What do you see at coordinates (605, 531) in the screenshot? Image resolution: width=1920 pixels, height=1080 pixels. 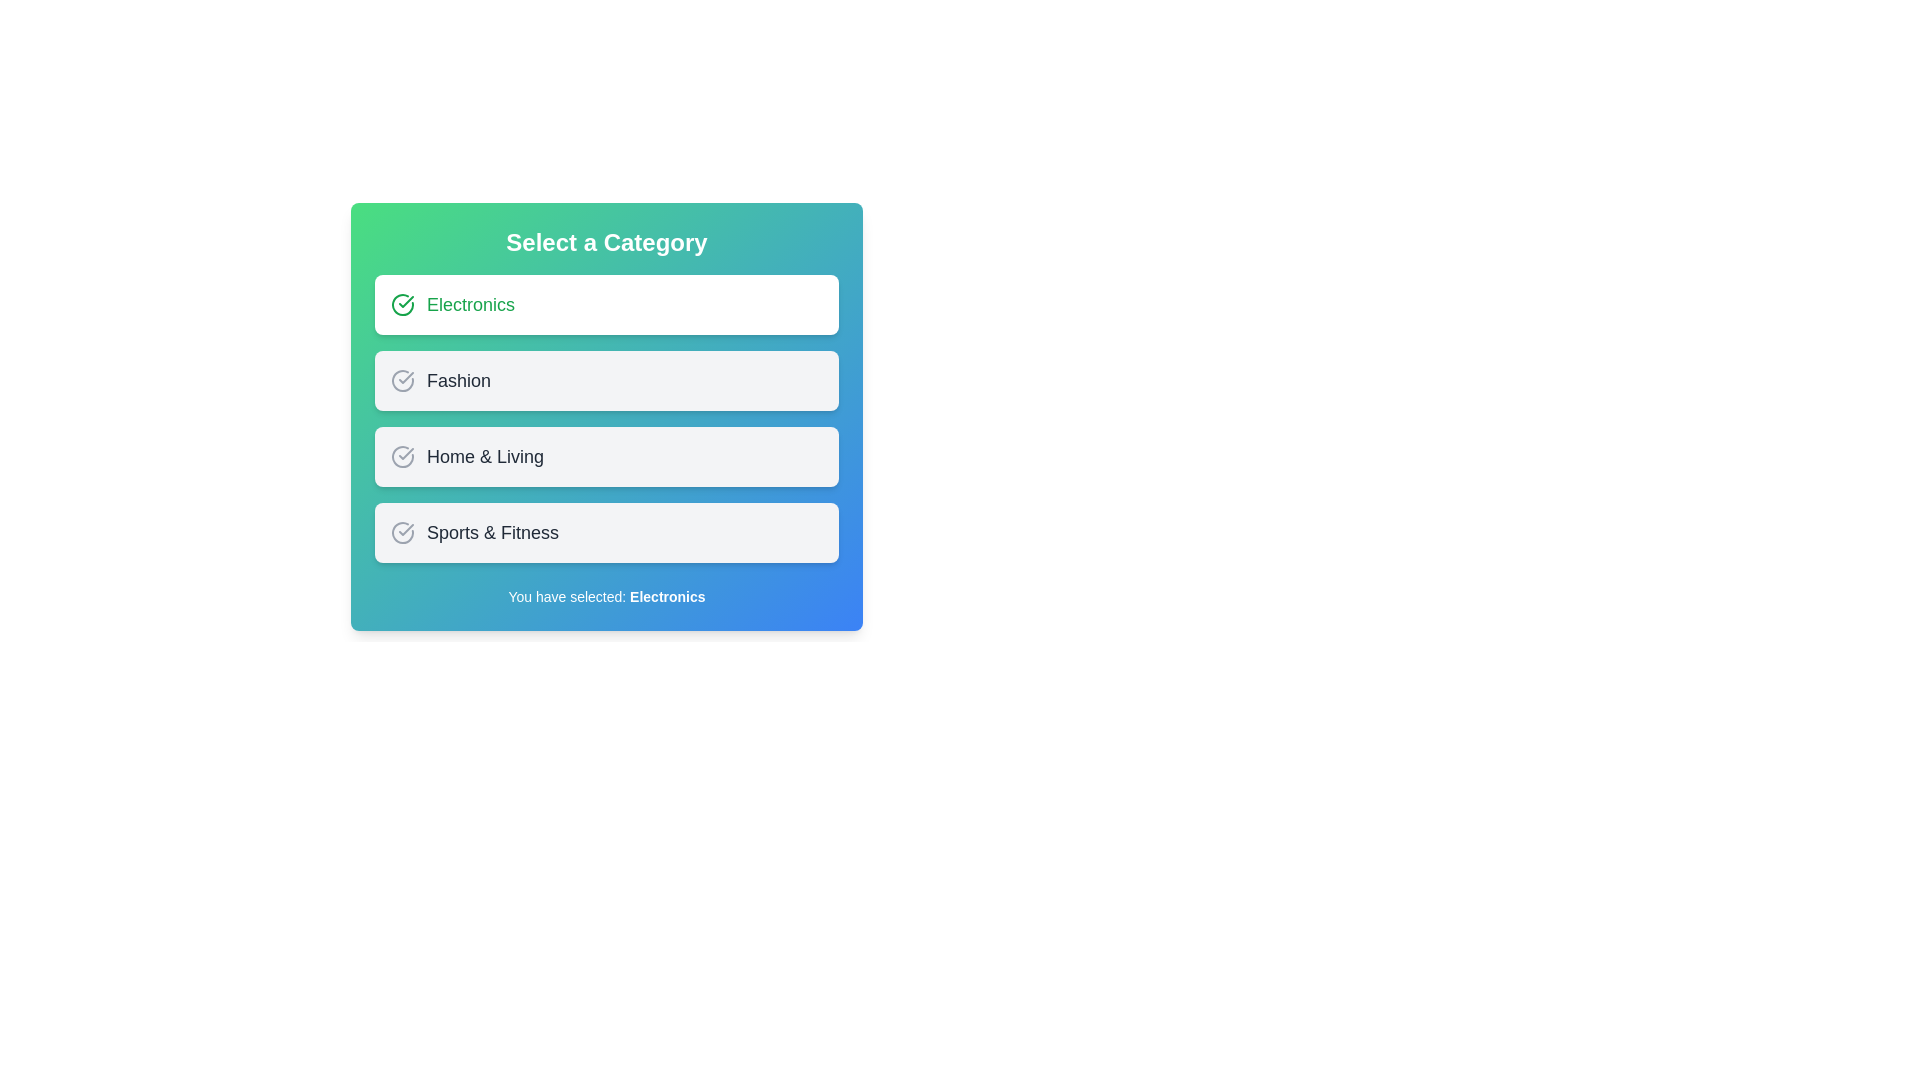 I see `the 'Sports & Fitness' option button in the 'Select a Category' panel, which is the fourth item in a vertically stacked list below 'Home & Living'` at bounding box center [605, 531].